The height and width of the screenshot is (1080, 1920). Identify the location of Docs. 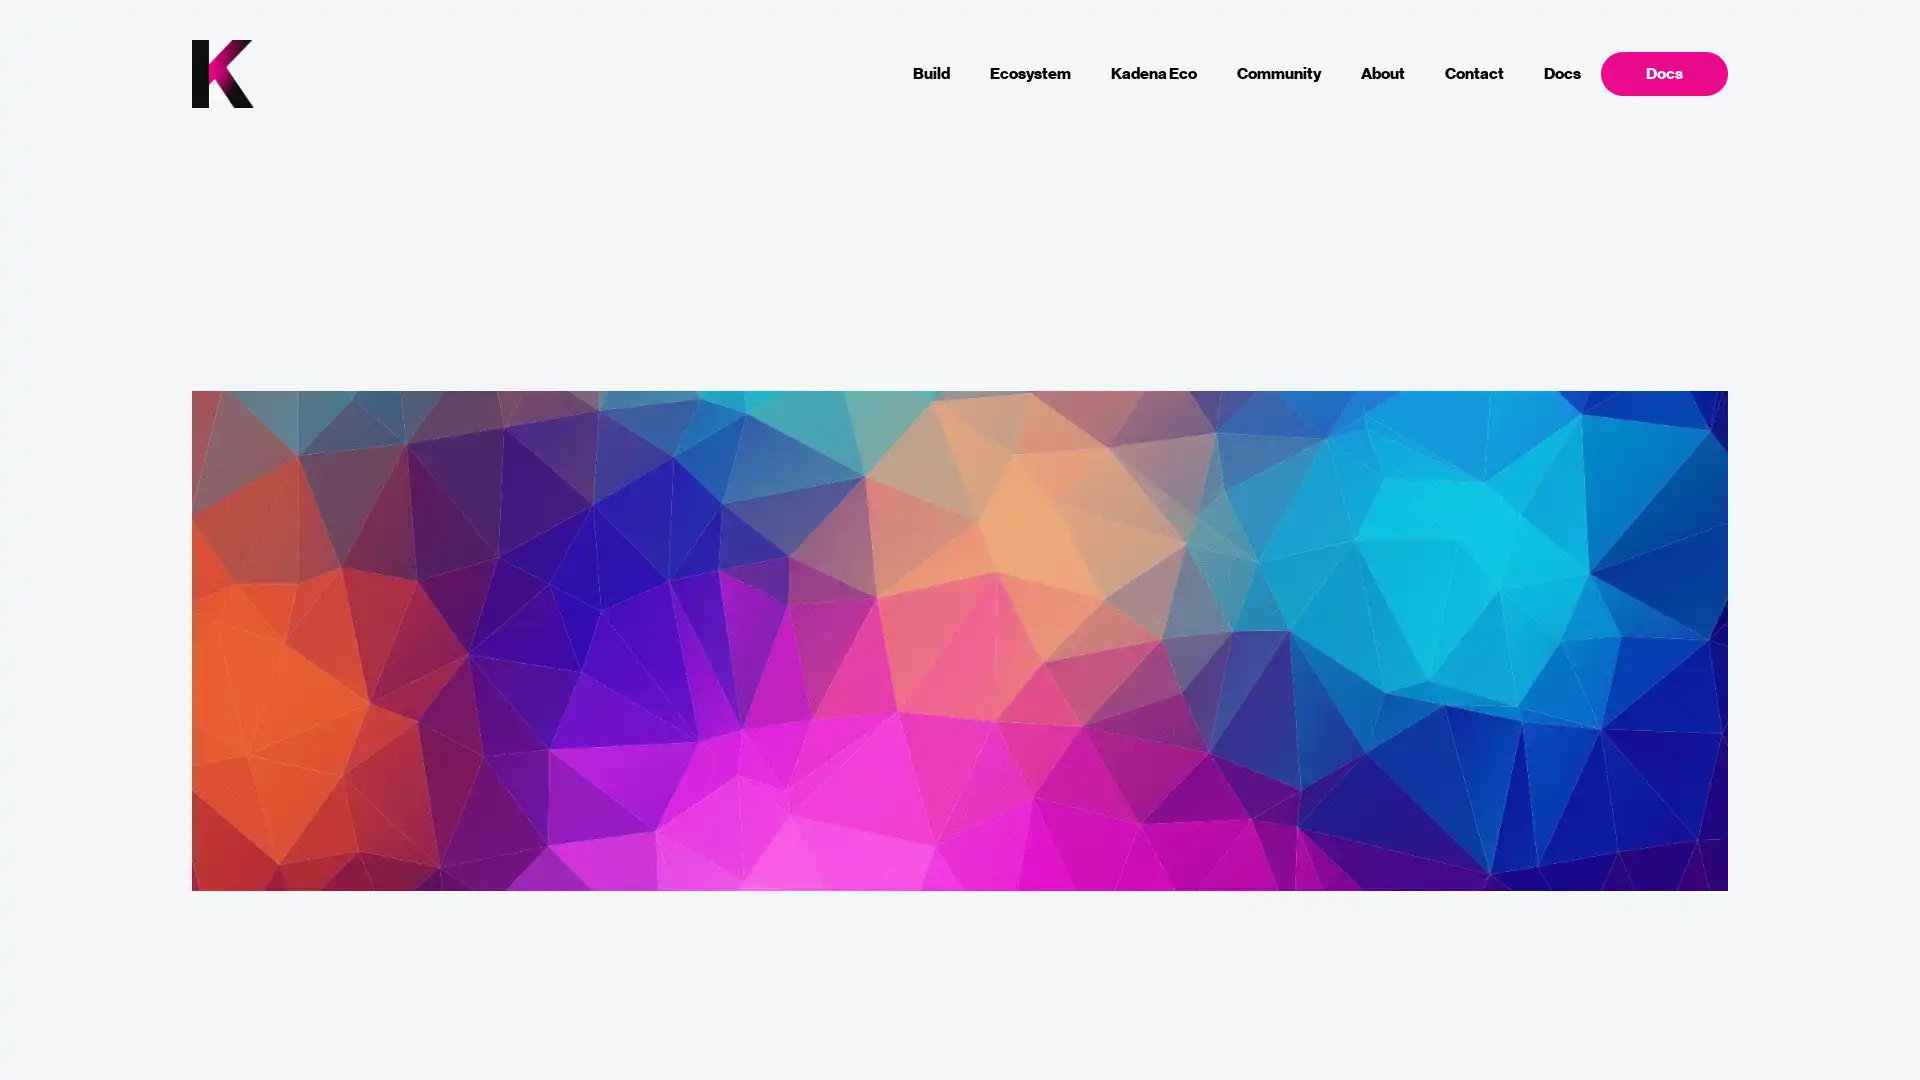
(1663, 72).